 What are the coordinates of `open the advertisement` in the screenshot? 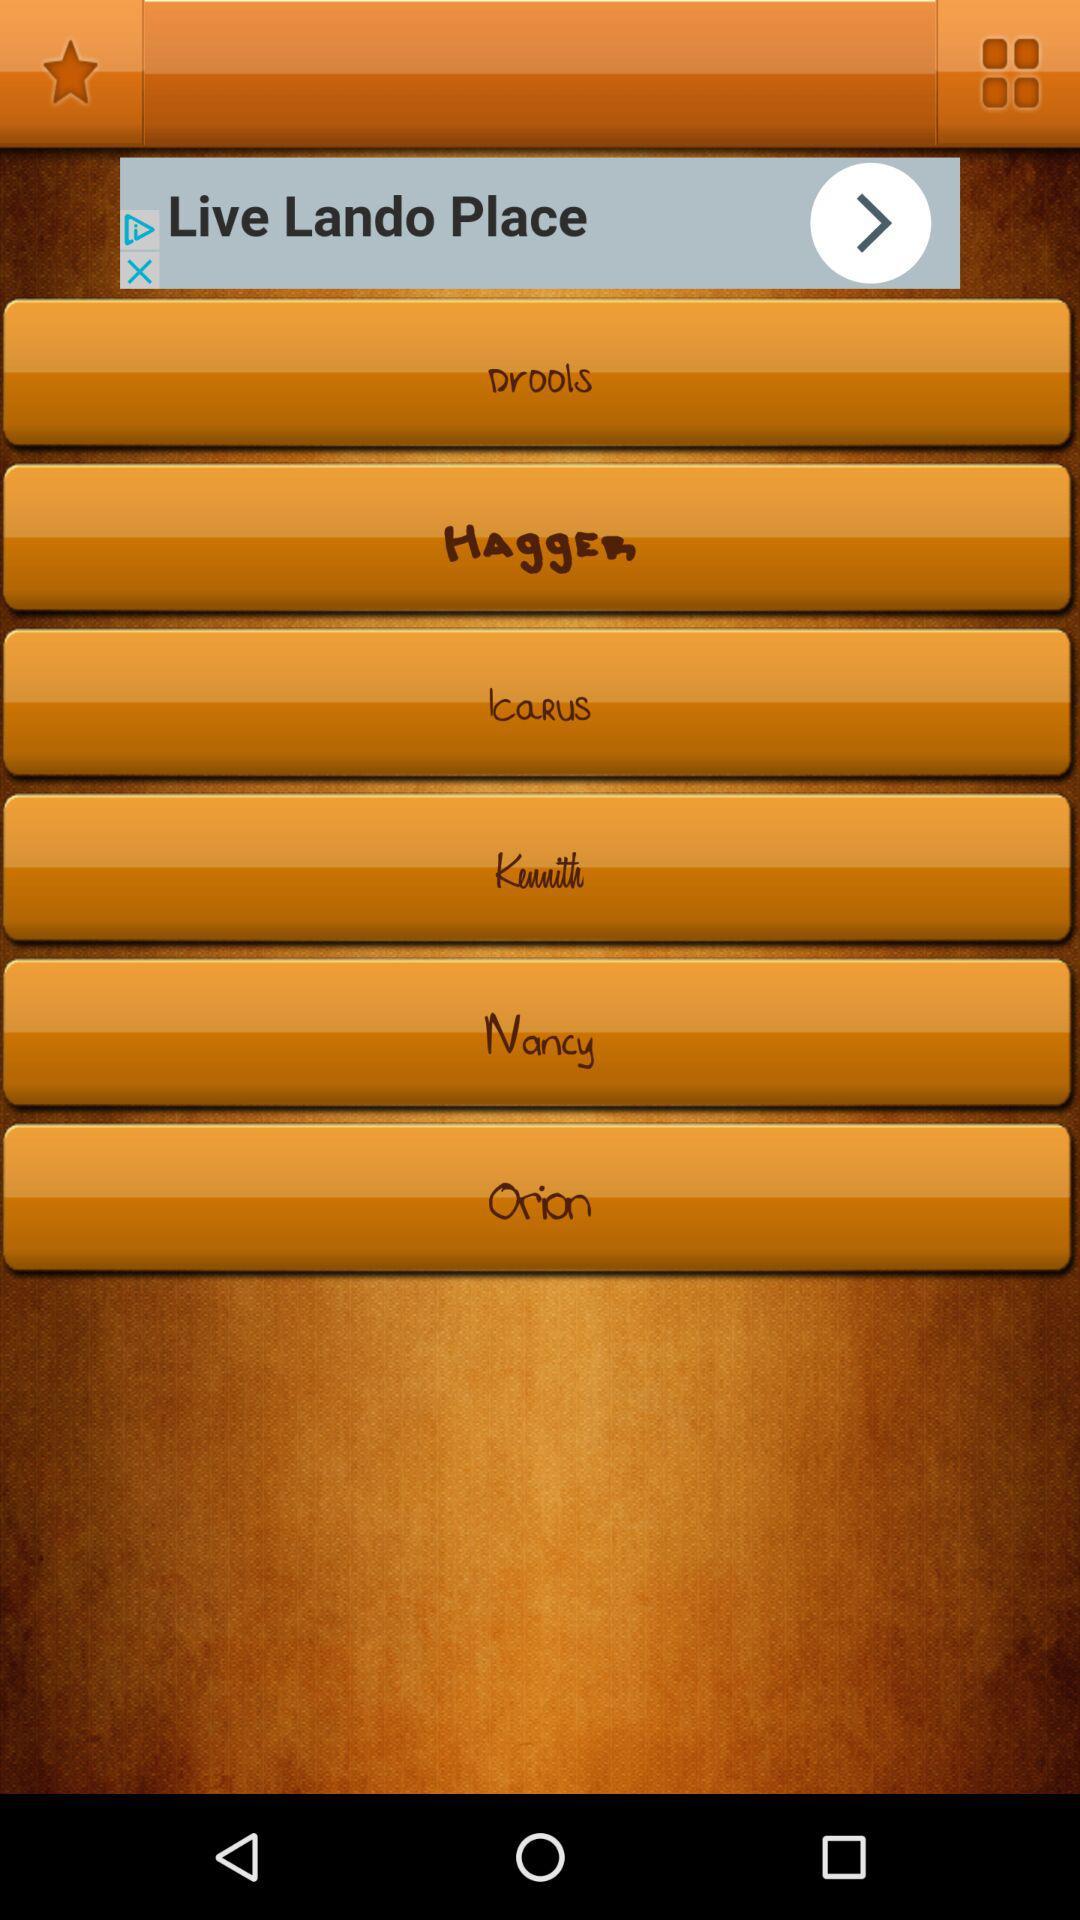 It's located at (540, 223).